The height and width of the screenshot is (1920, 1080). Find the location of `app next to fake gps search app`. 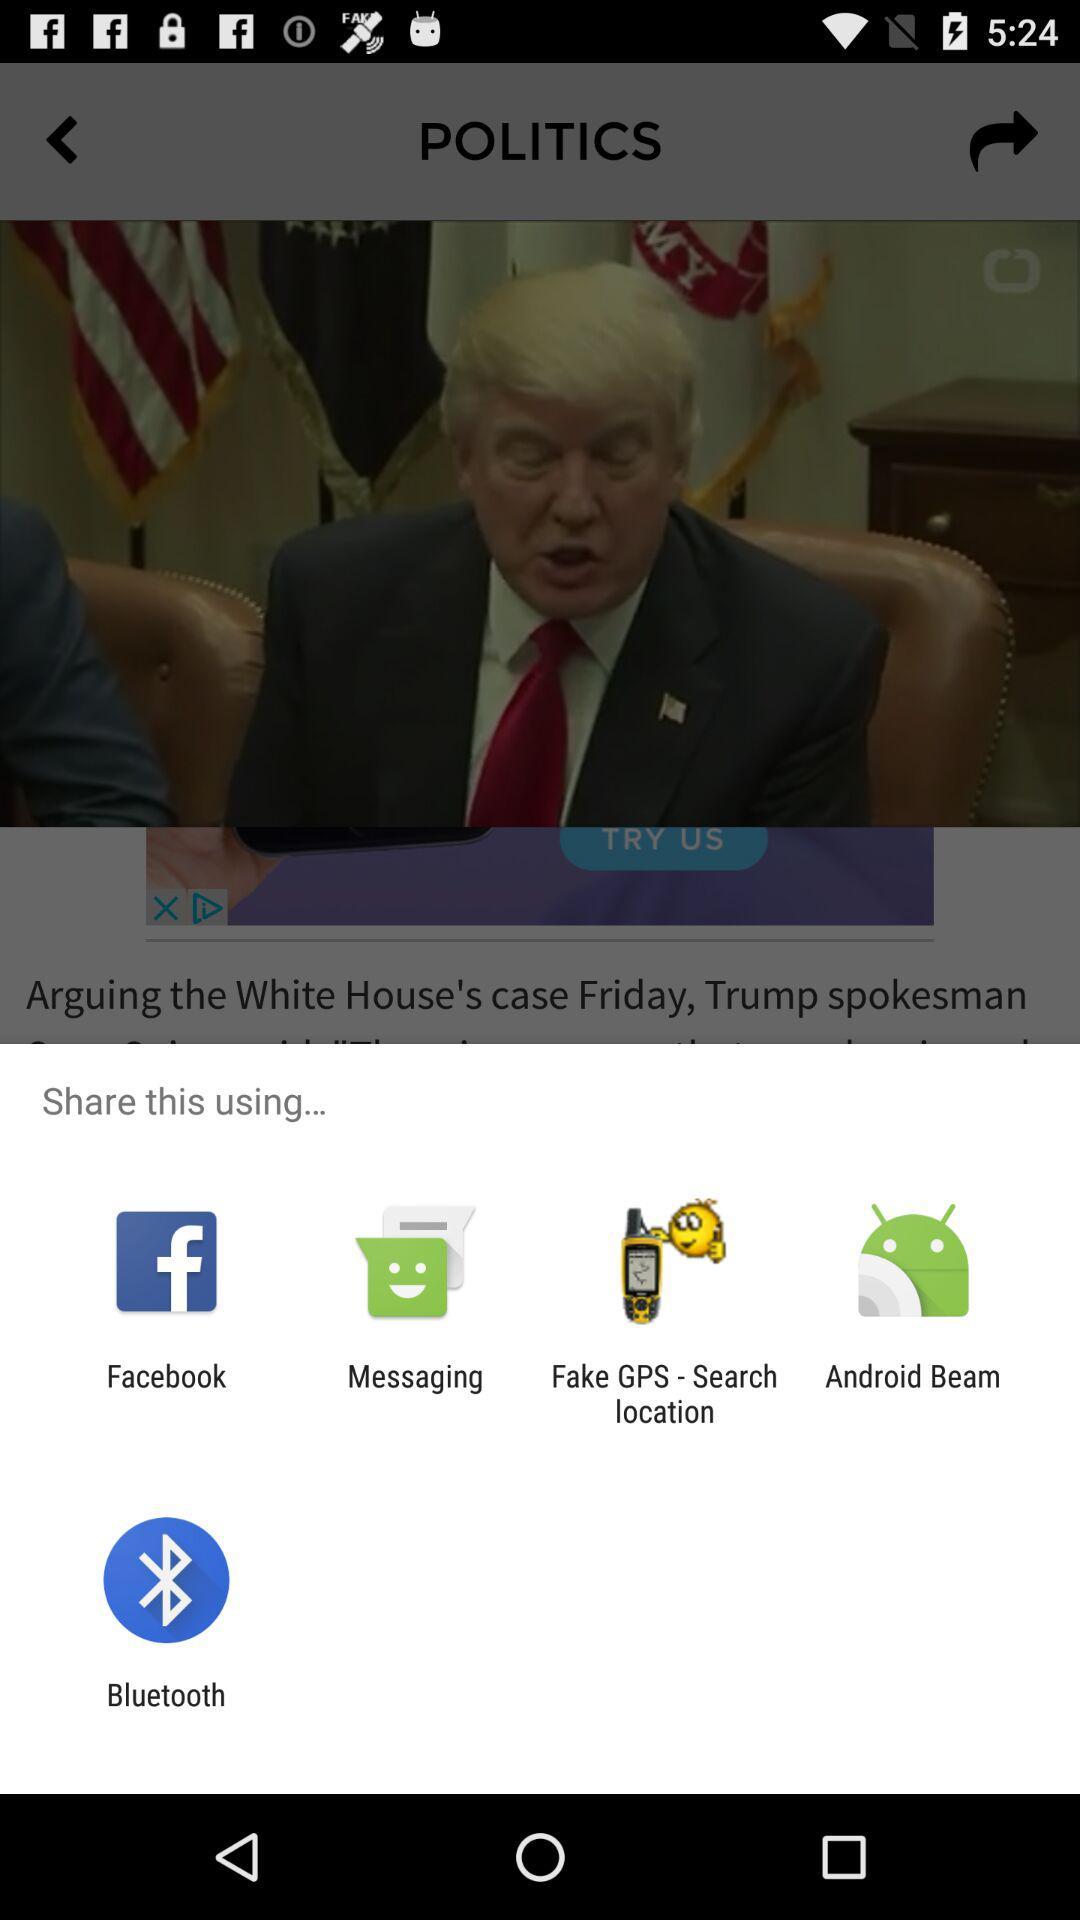

app next to fake gps search app is located at coordinates (913, 1392).